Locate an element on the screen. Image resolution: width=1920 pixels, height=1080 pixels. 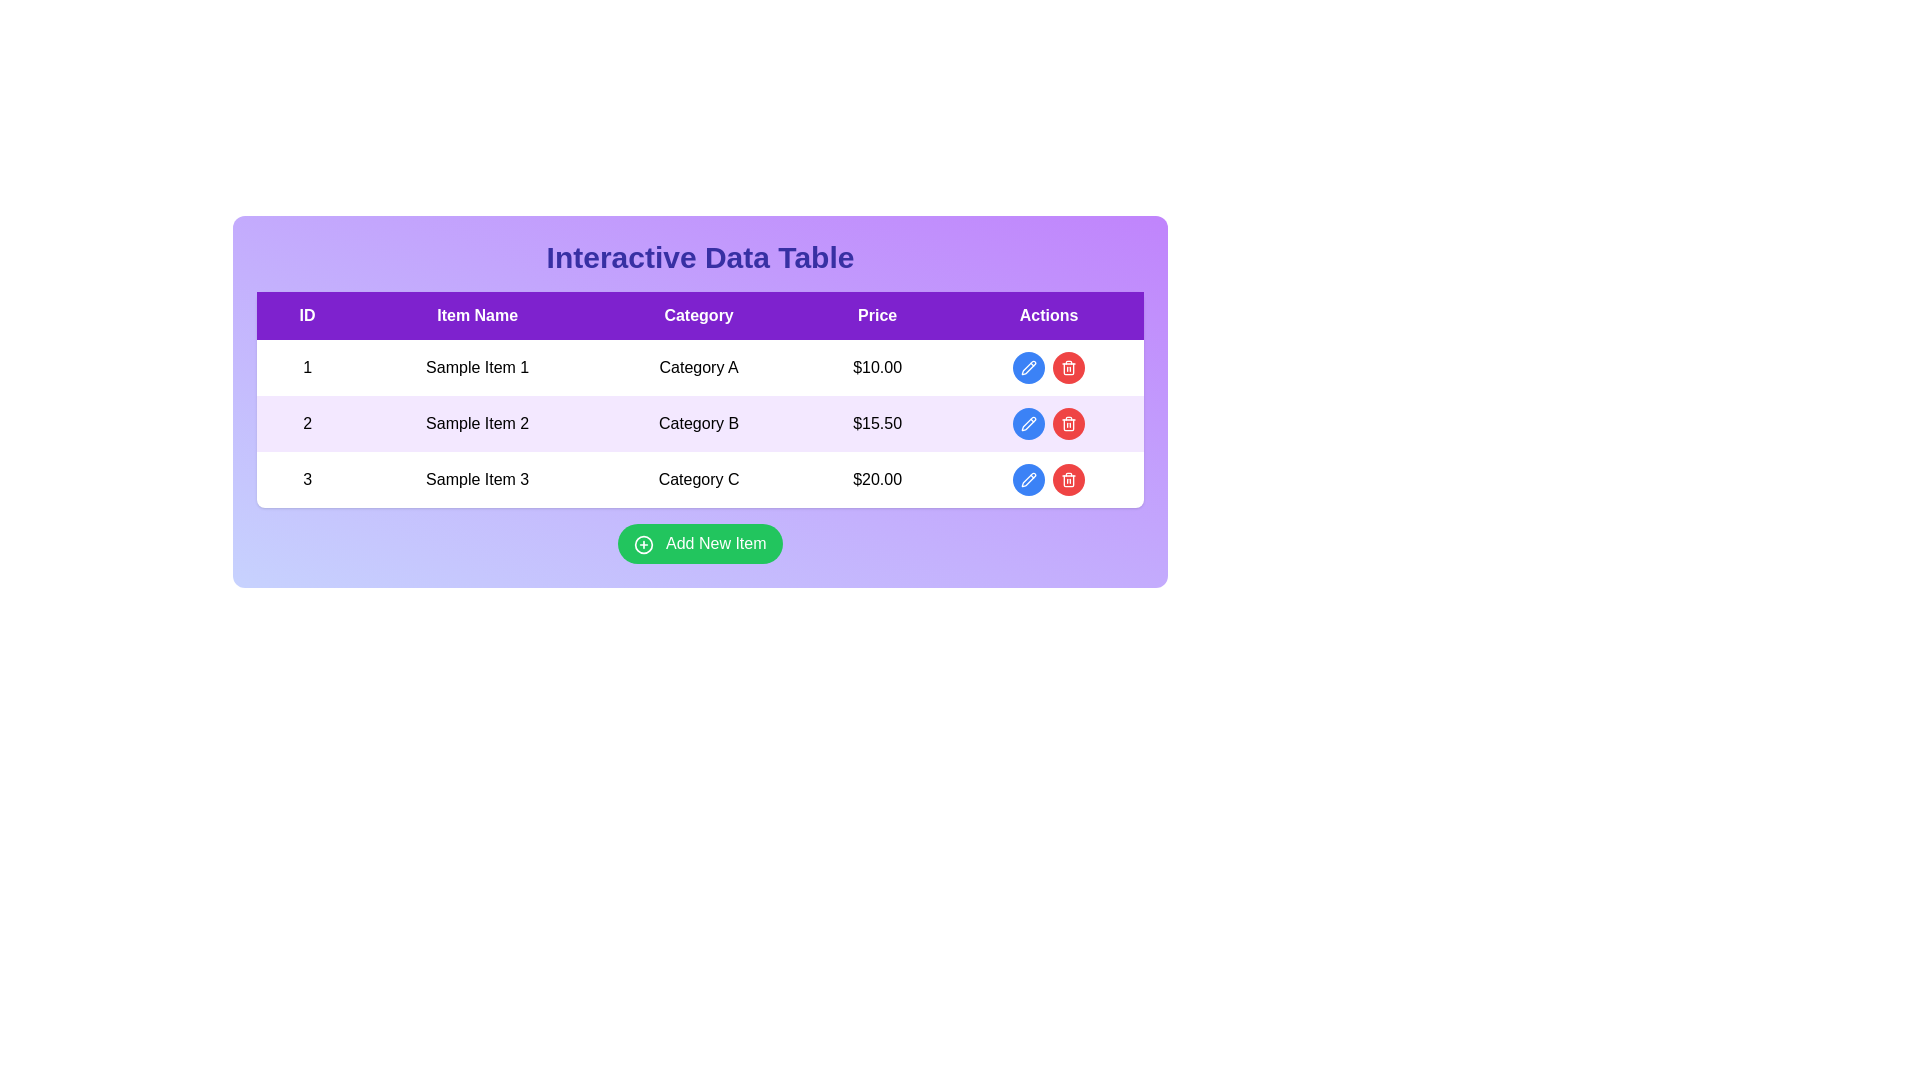
the 'Price' text label, which is the fourth column header in a table with a purple background and white bold text is located at coordinates (877, 315).